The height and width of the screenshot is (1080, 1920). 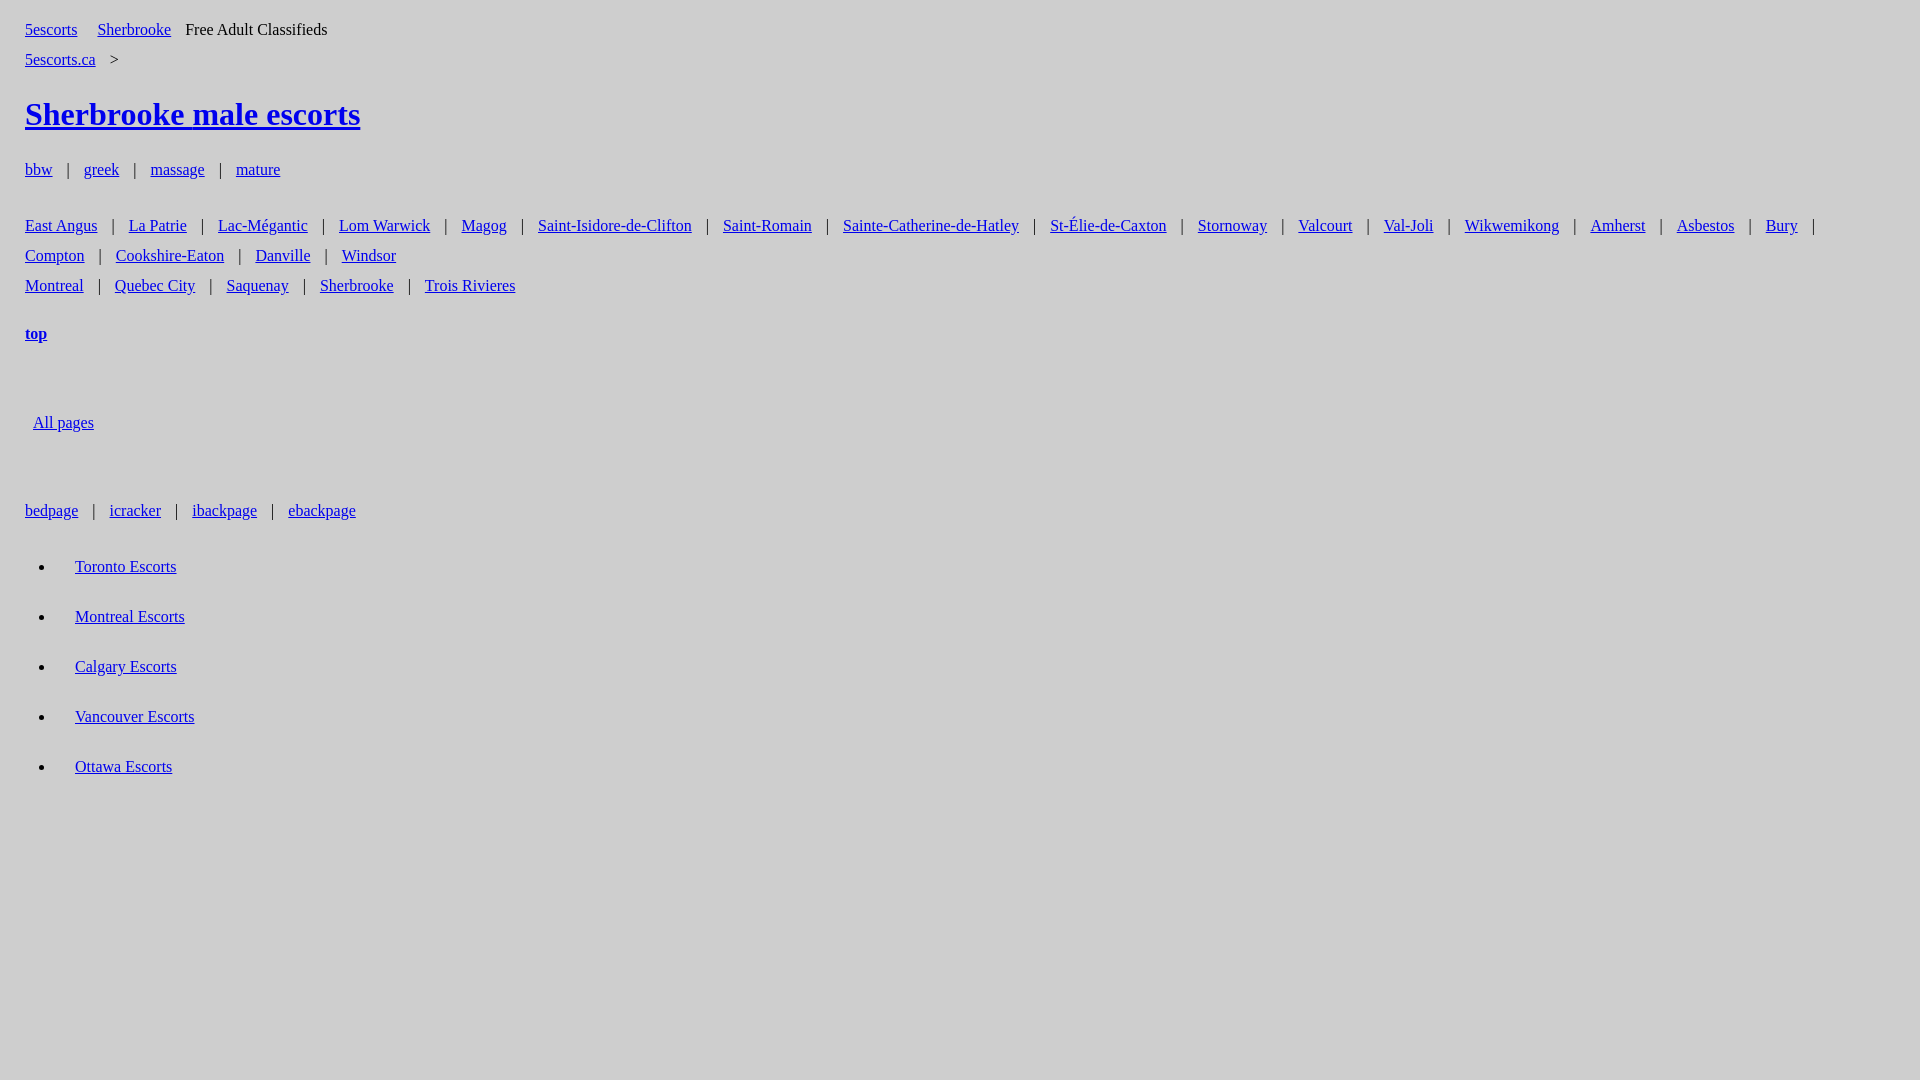 What do you see at coordinates (369, 254) in the screenshot?
I see `'Windsor'` at bounding box center [369, 254].